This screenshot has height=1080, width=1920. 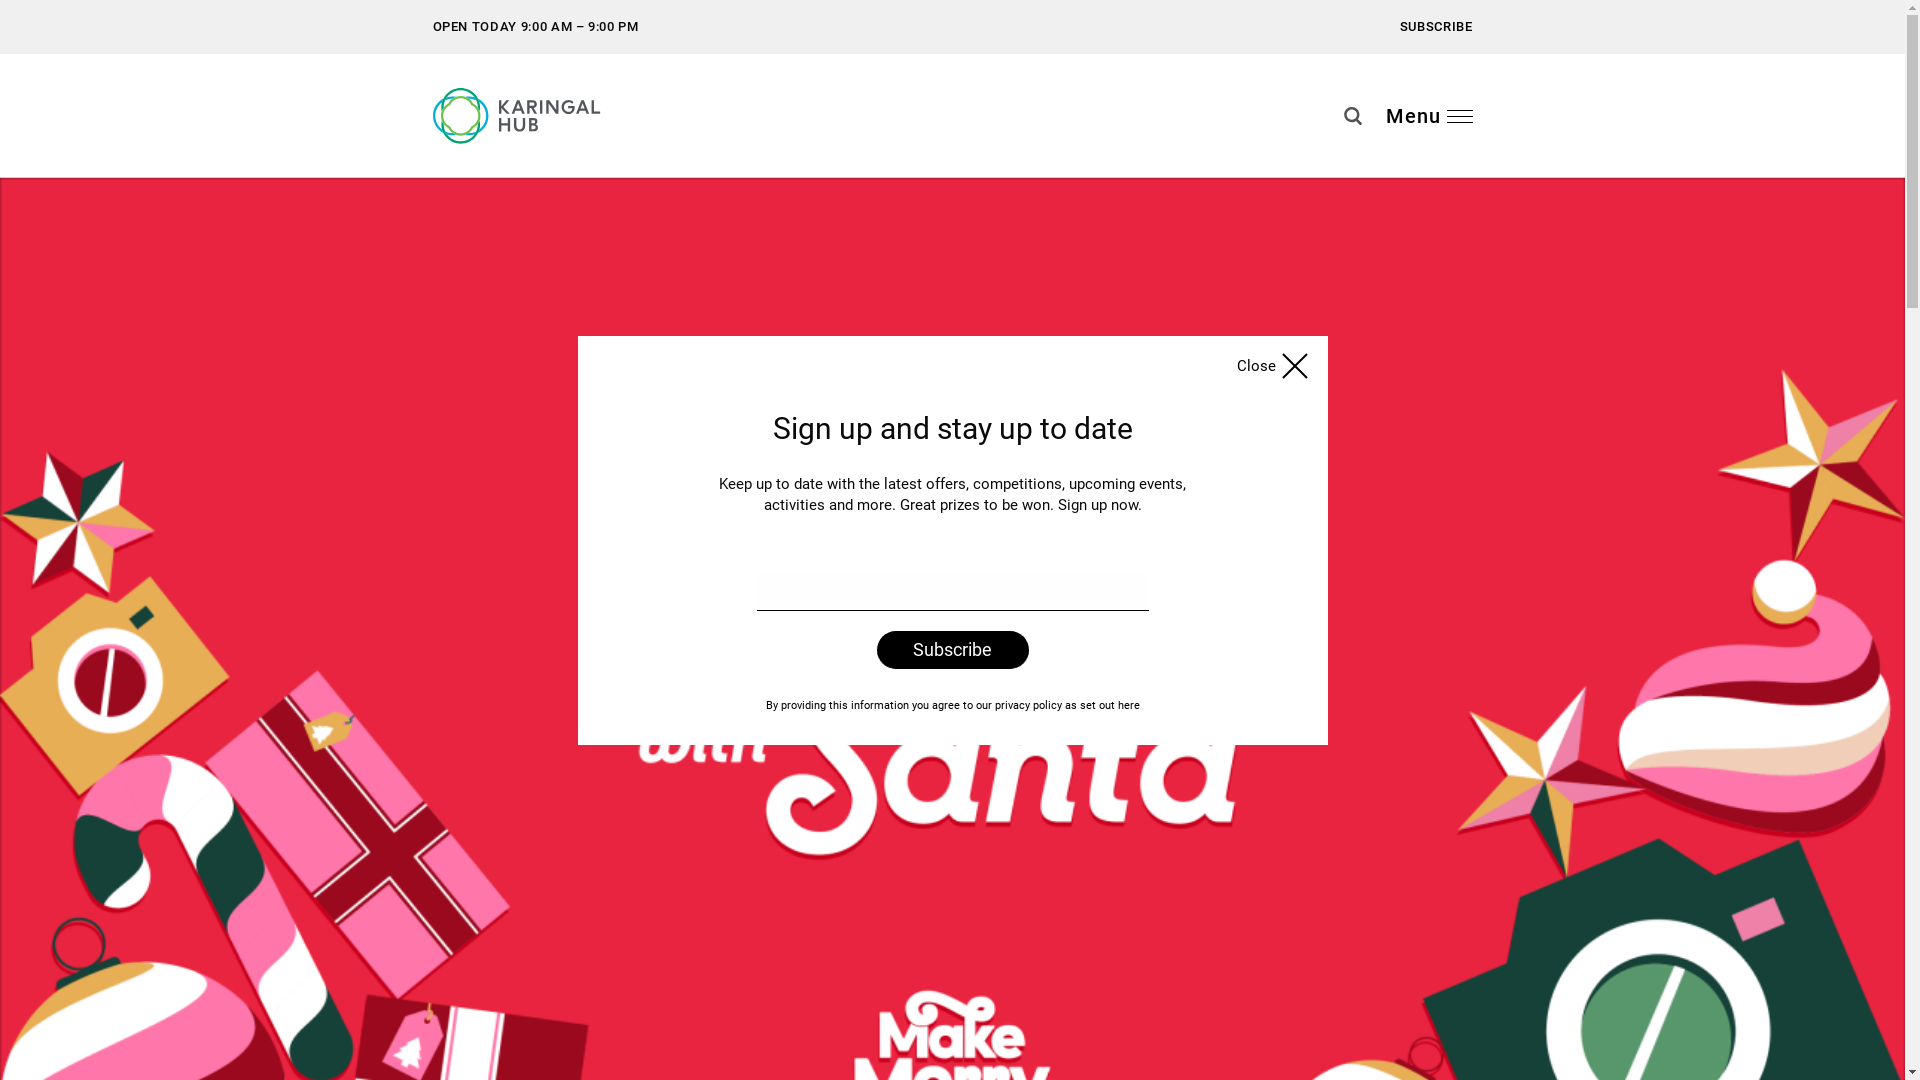 What do you see at coordinates (532, 115) in the screenshot?
I see `'Karingal Hub'` at bounding box center [532, 115].